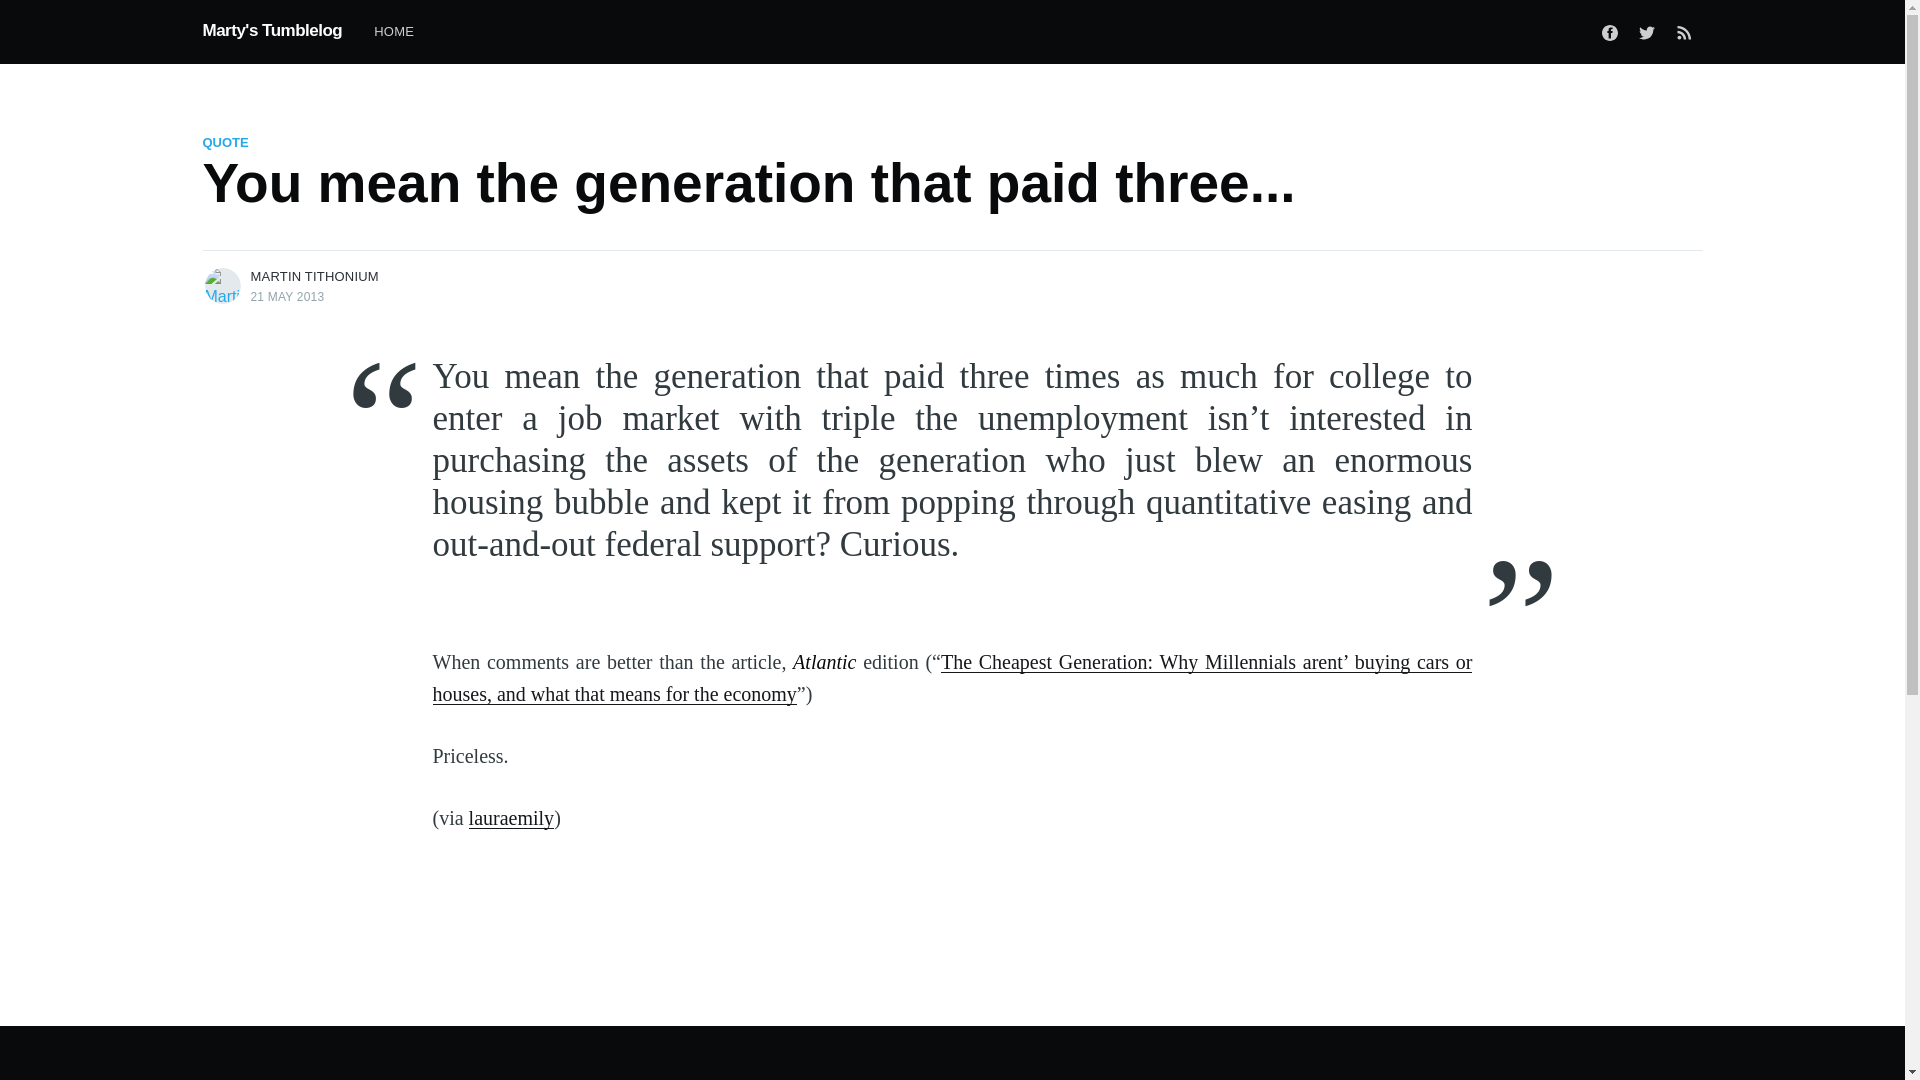 This screenshot has height=1080, width=1920. I want to click on 'Twitter', so click(1646, 31).